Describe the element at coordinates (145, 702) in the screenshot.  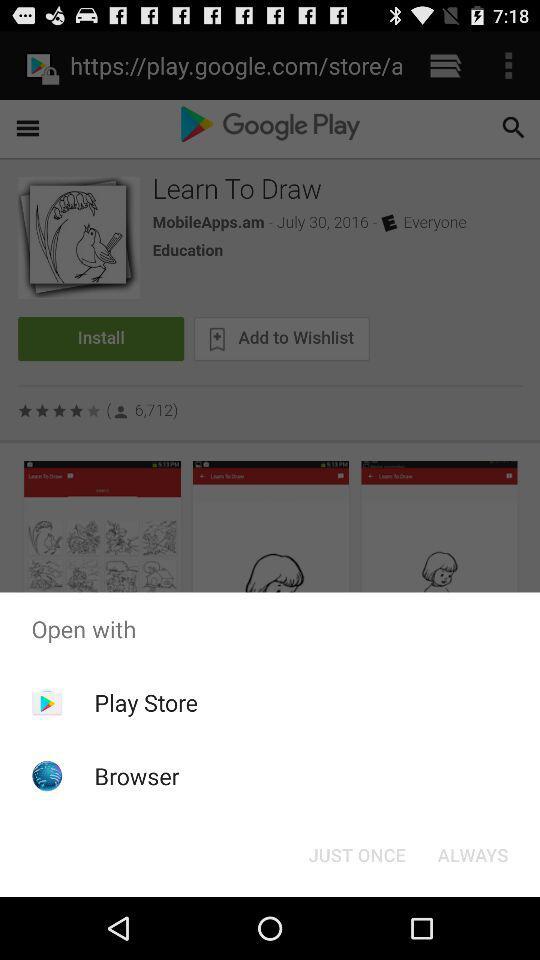
I see `the app above browser app` at that location.